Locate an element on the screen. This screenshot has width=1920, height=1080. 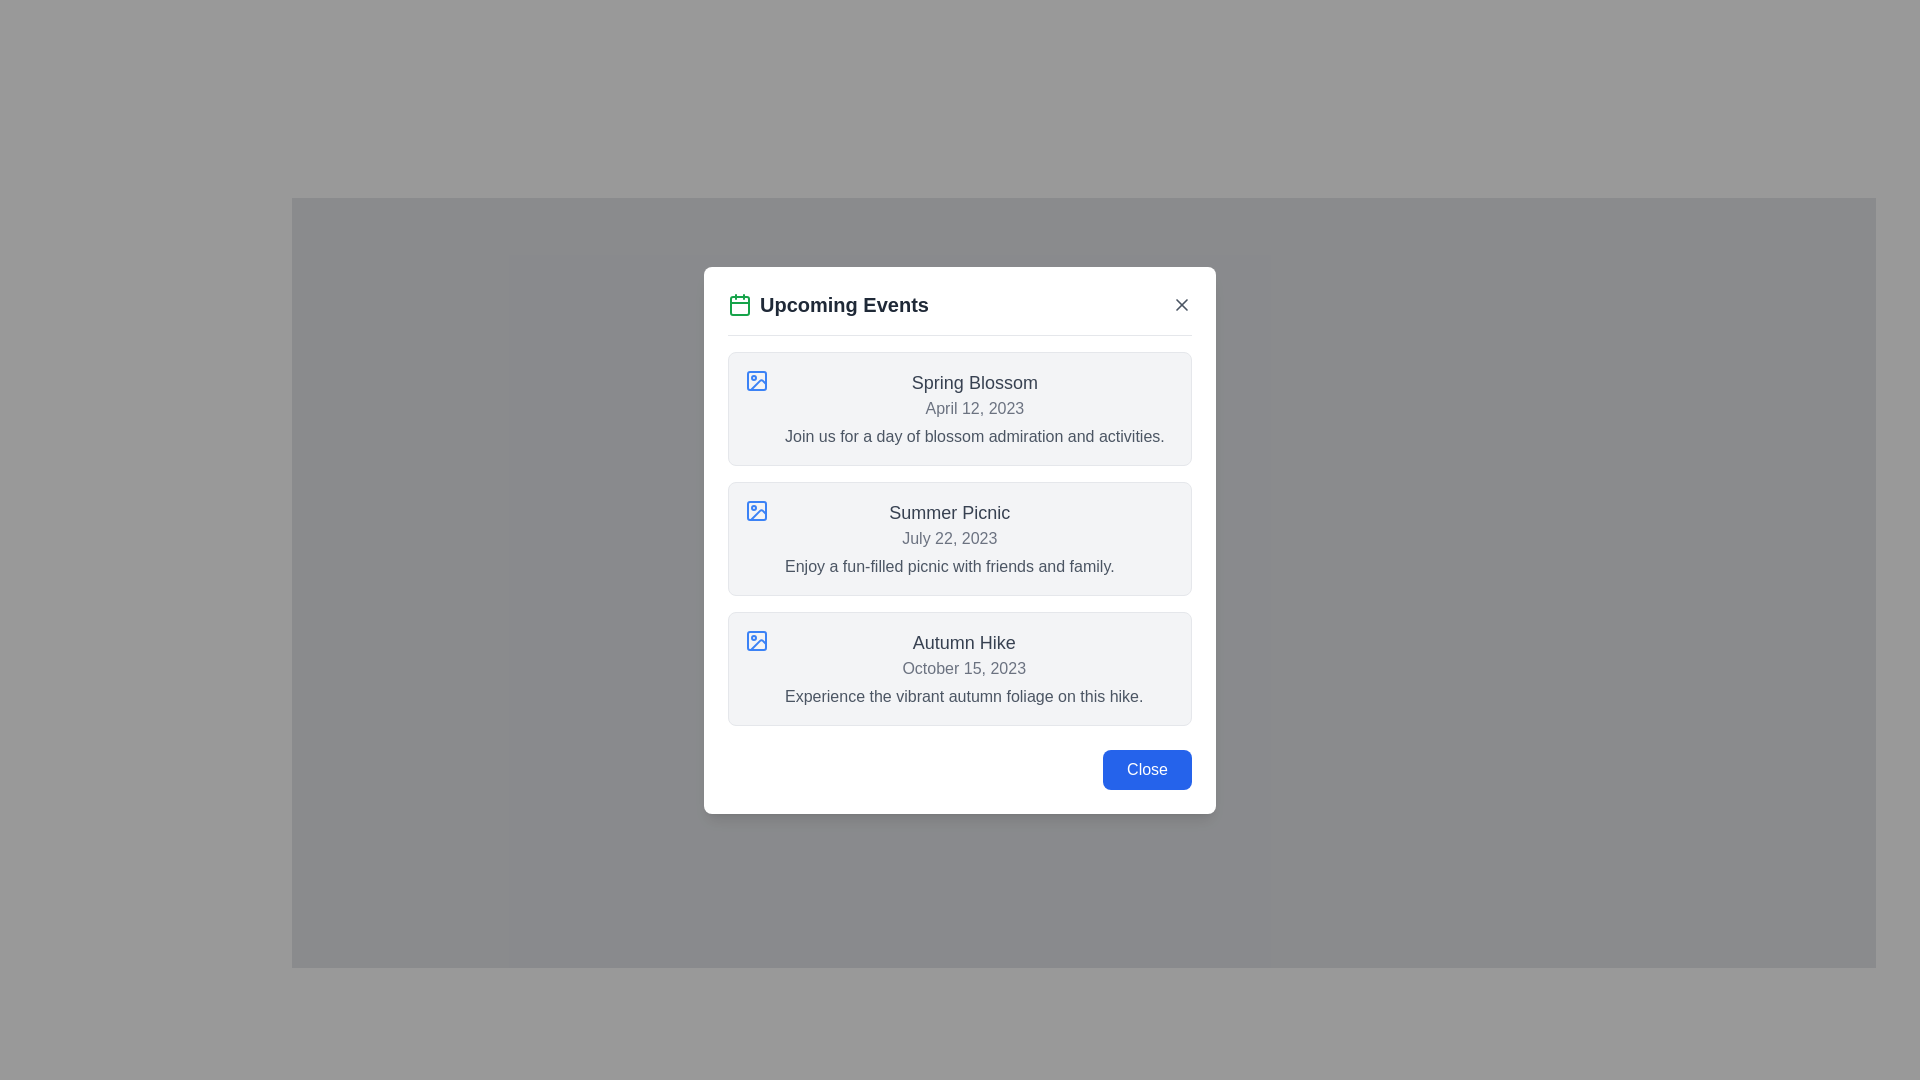
the text label displaying 'Autumn Hike' in the Upcoming Events interface, which is styled in bold gray font and located above the event details is located at coordinates (964, 642).